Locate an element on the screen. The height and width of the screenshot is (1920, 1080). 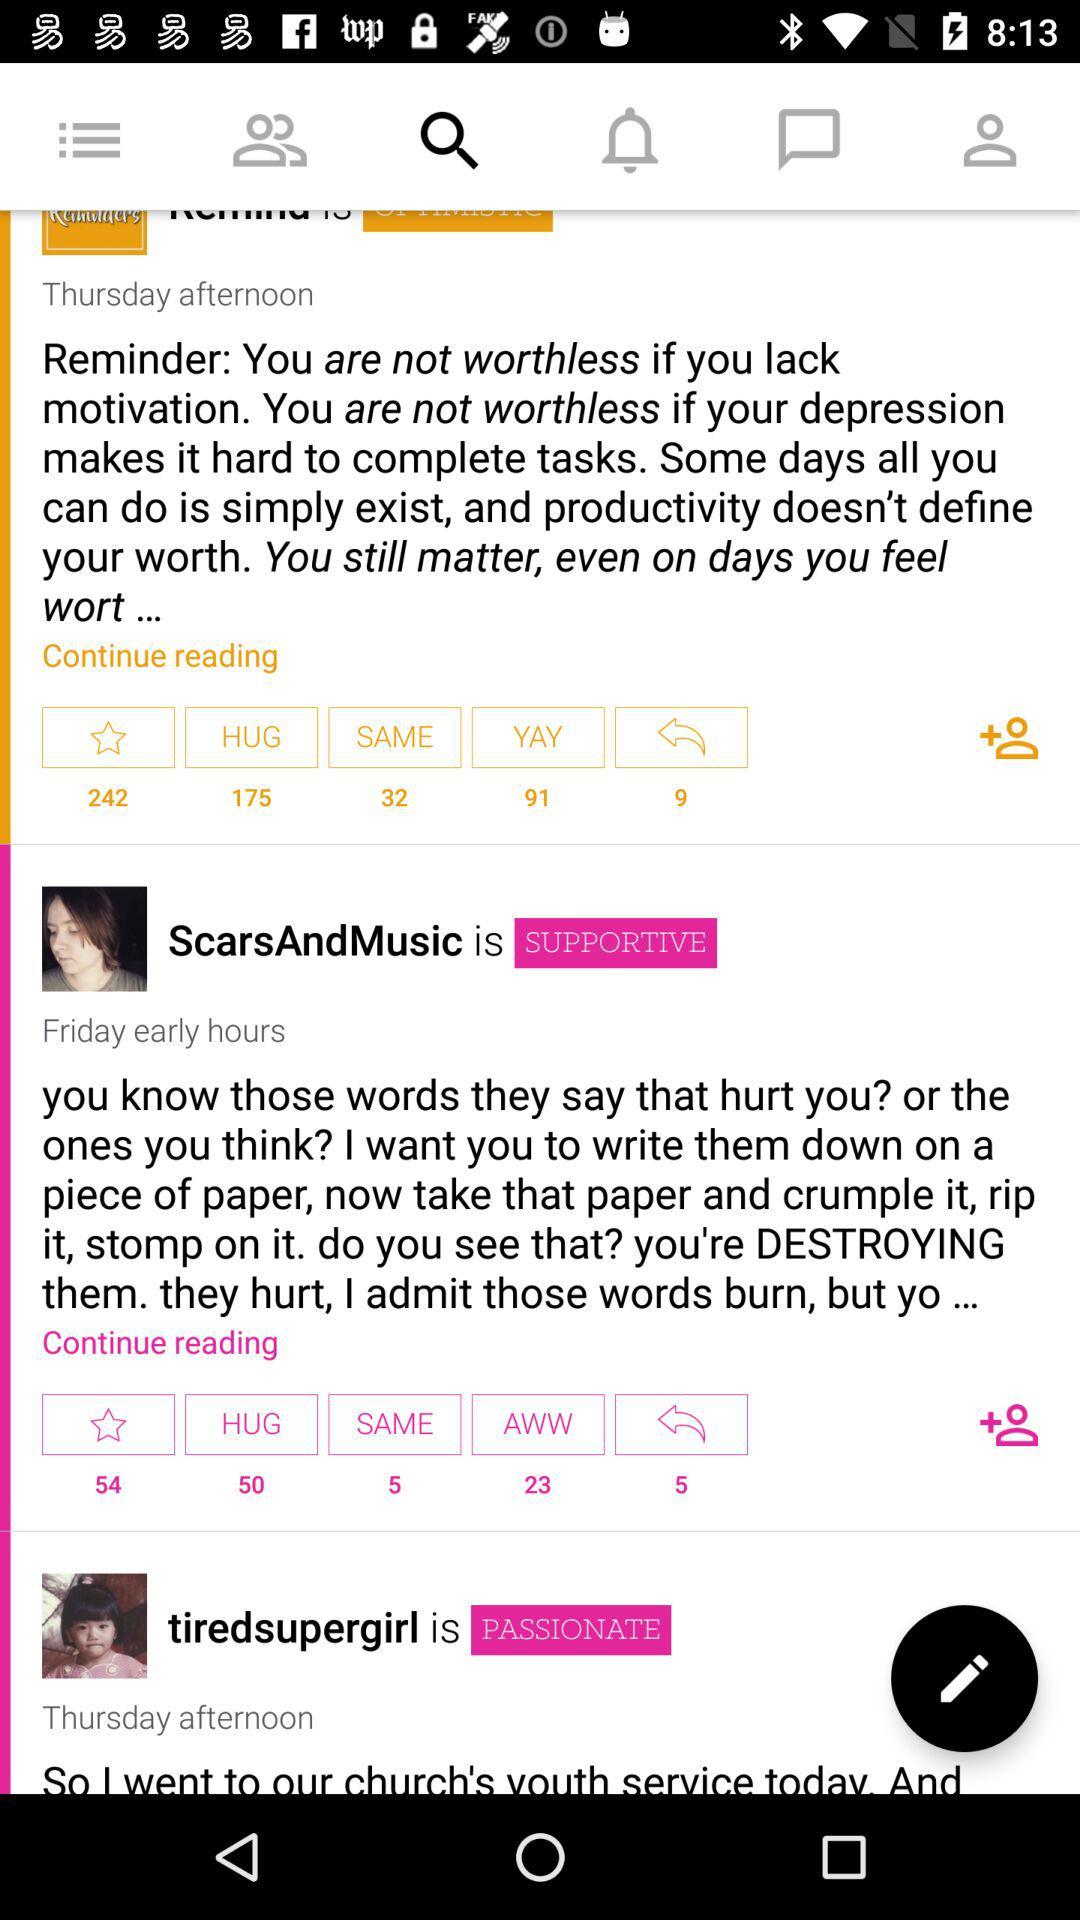
contact is located at coordinates (1009, 736).